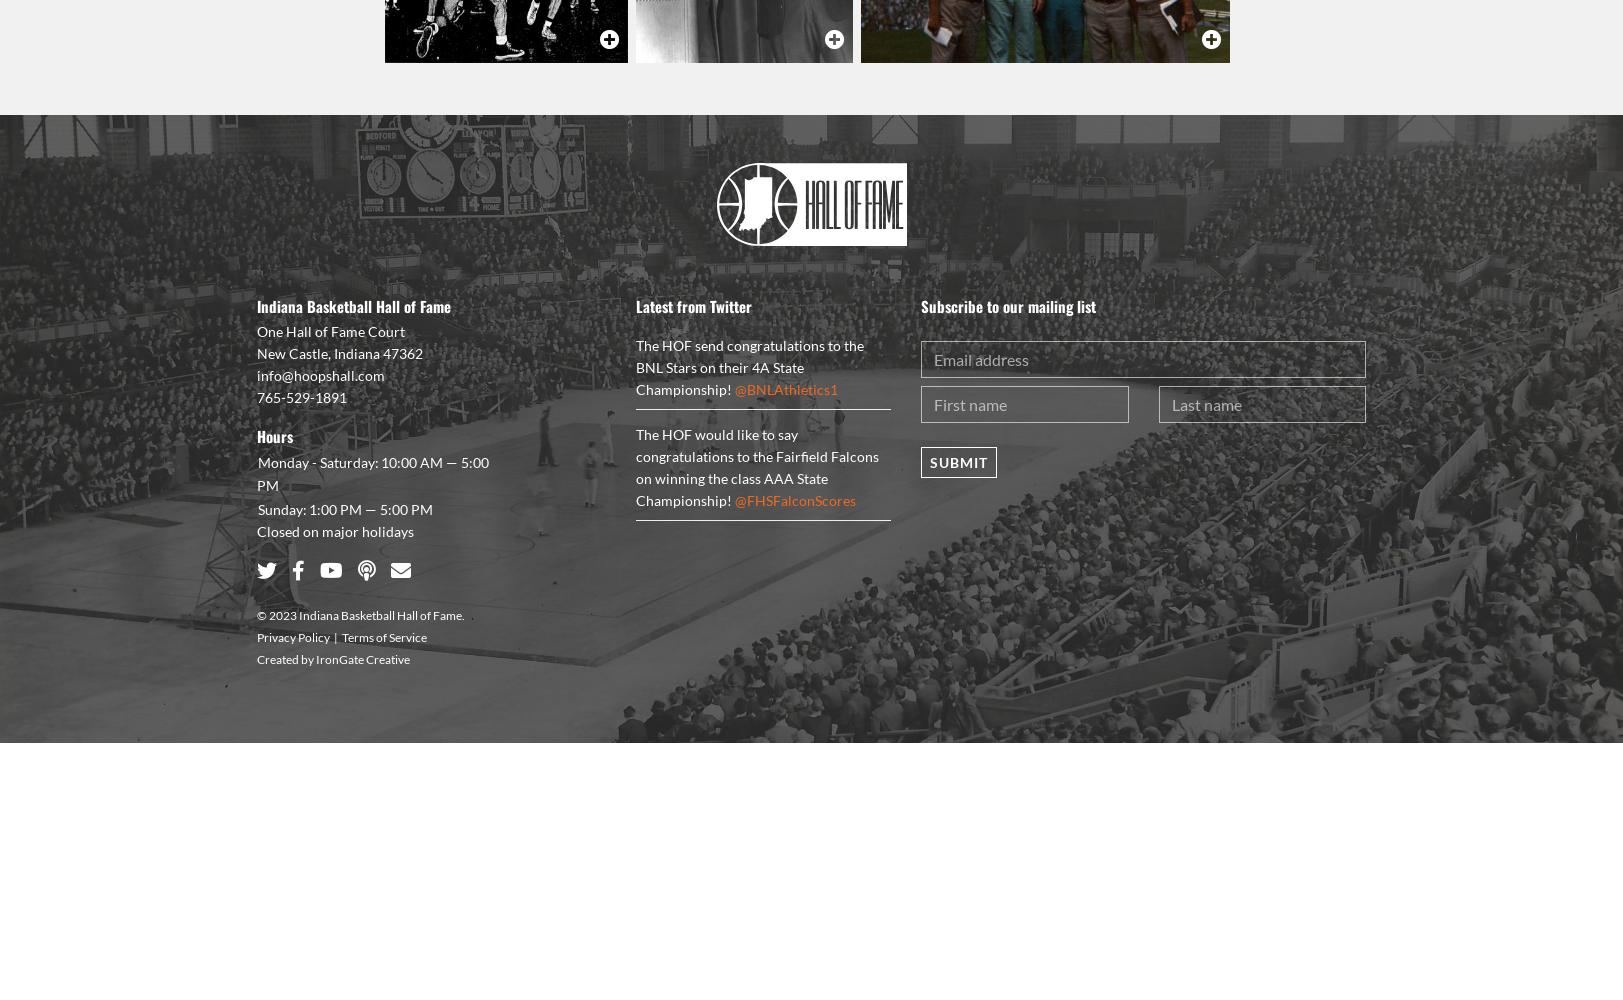 The width and height of the screenshot is (1623, 1000). What do you see at coordinates (370, 508) in the screenshot?
I see `'1:00 PM — 5:00 PM'` at bounding box center [370, 508].